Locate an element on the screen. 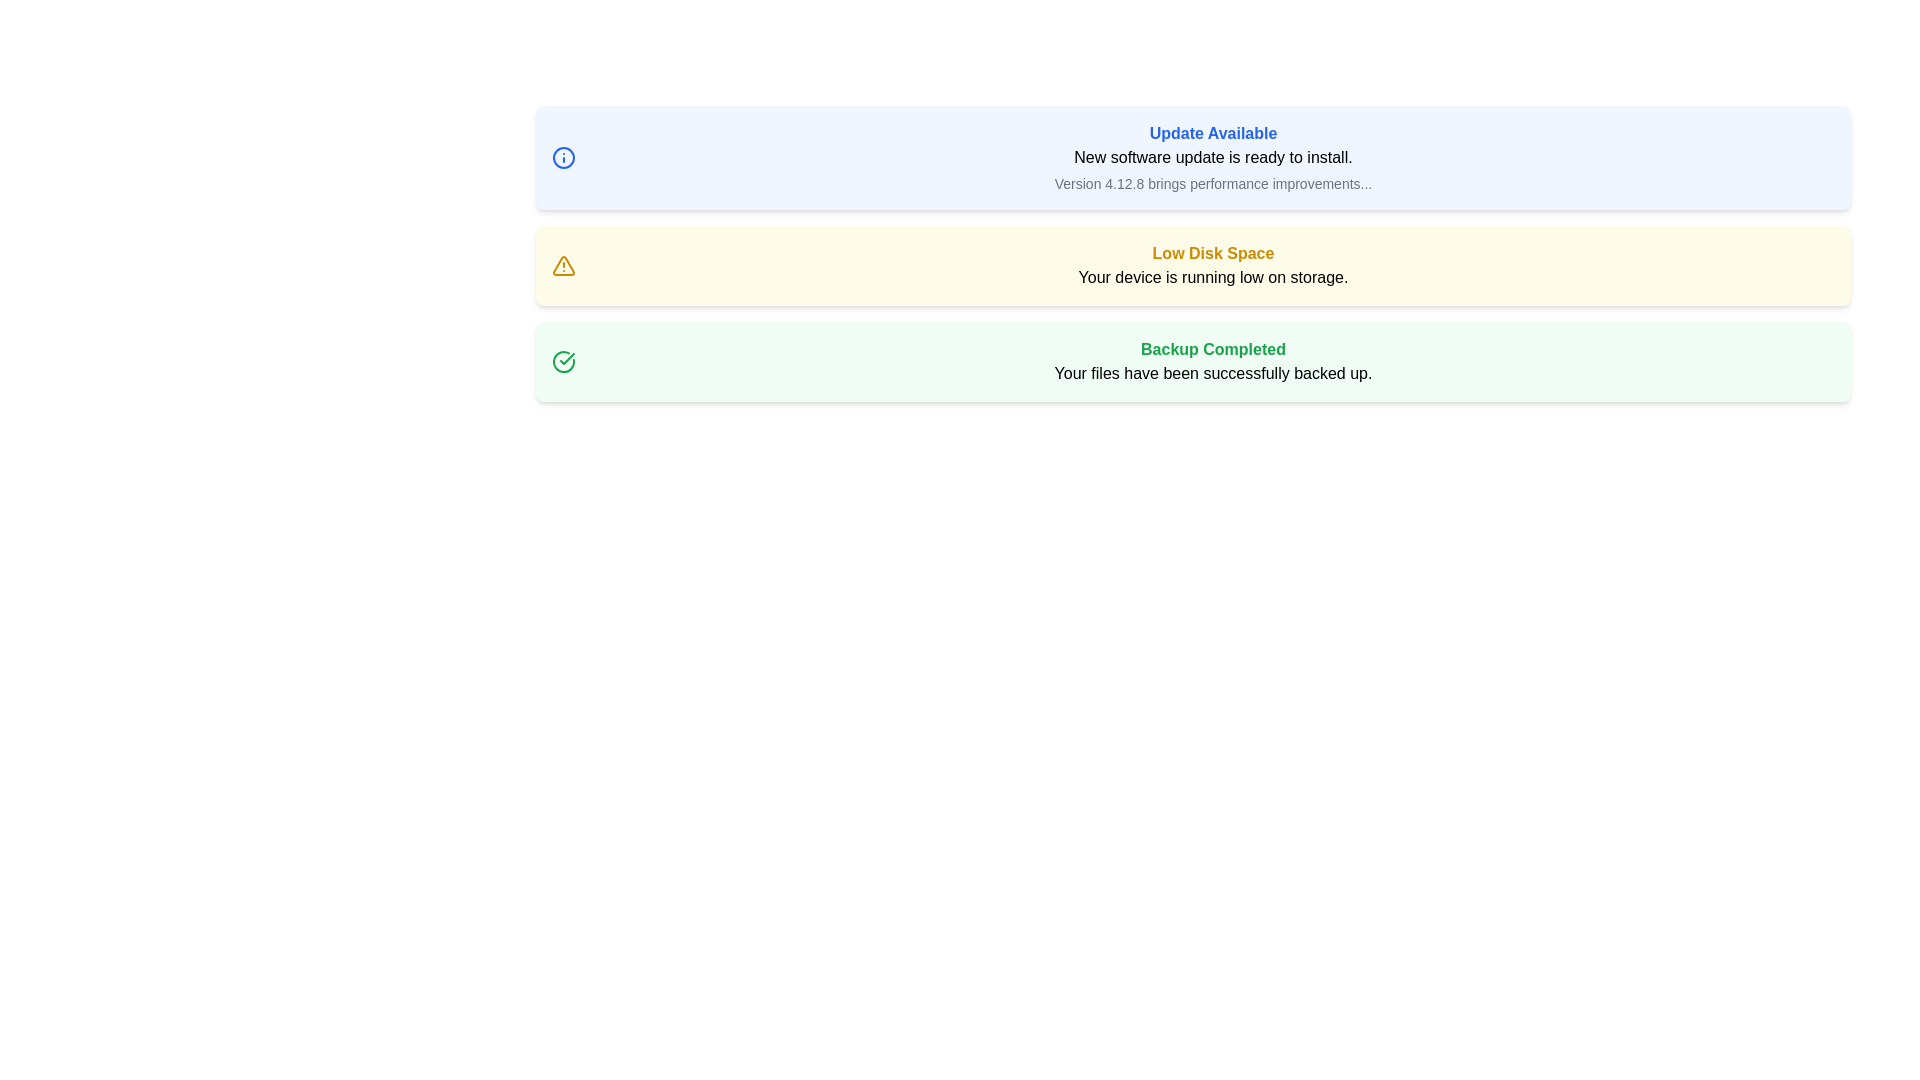 Image resolution: width=1920 pixels, height=1080 pixels. the informational alert box that warns about low disk space, which is the second element in a vertical list of three alert message blocks is located at coordinates (1212, 265).